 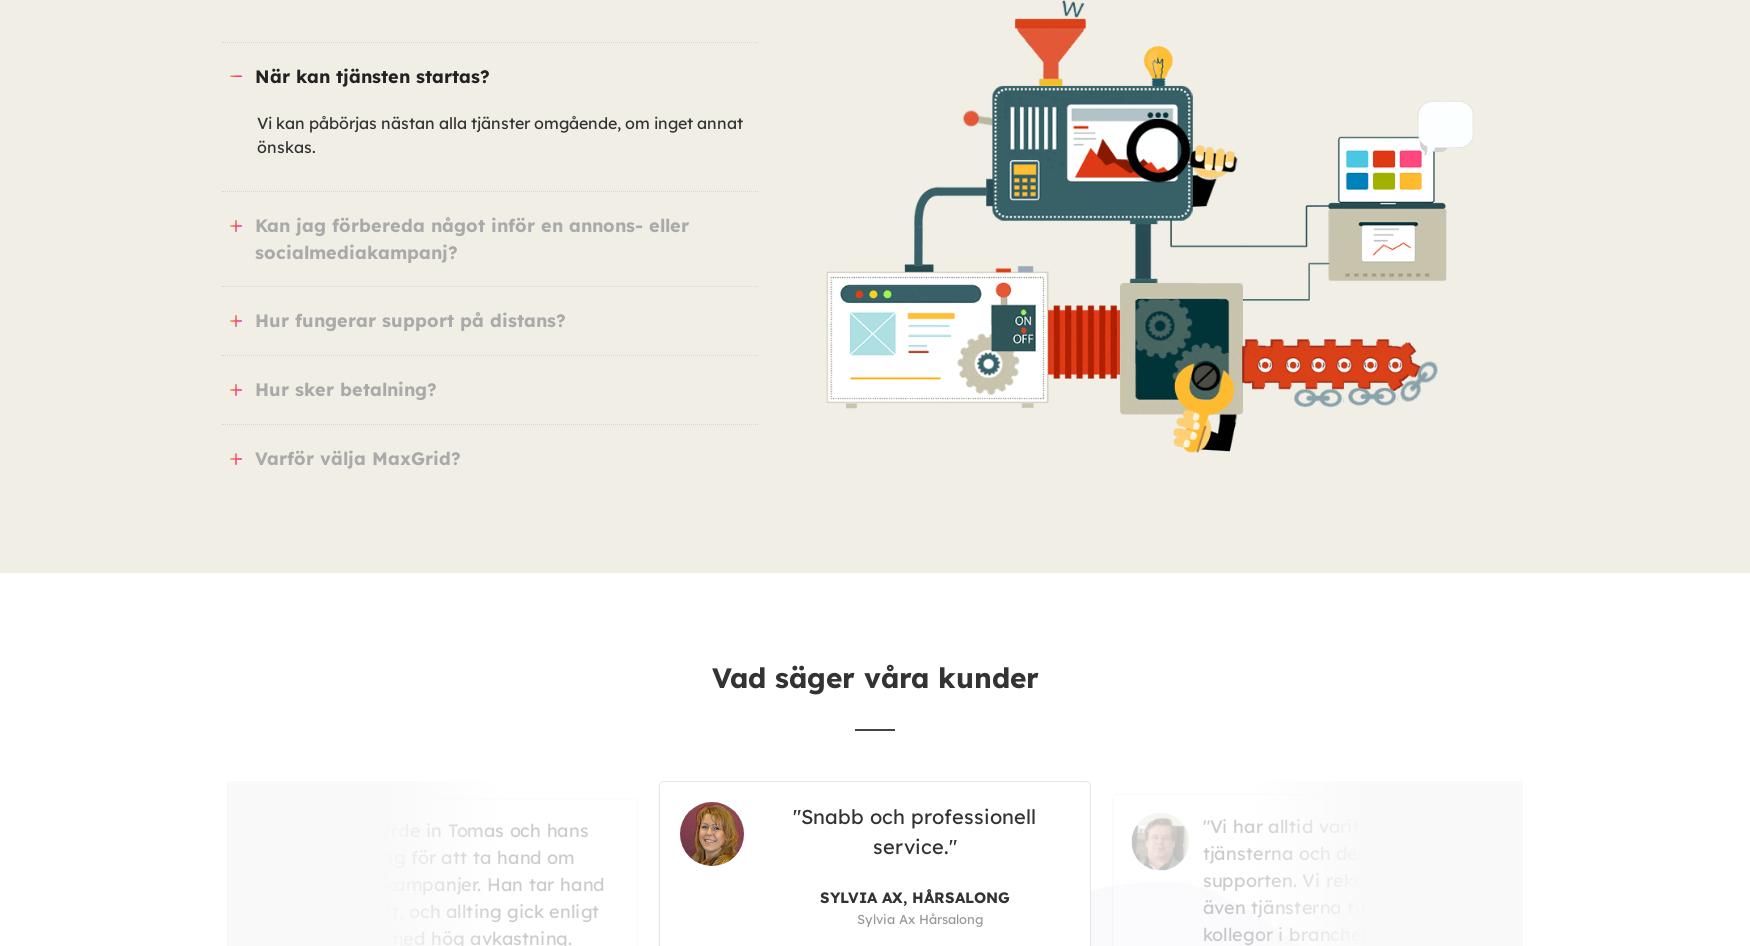 What do you see at coordinates (1211, 883) in the screenshot?
I see `'Omsin AB'` at bounding box center [1211, 883].